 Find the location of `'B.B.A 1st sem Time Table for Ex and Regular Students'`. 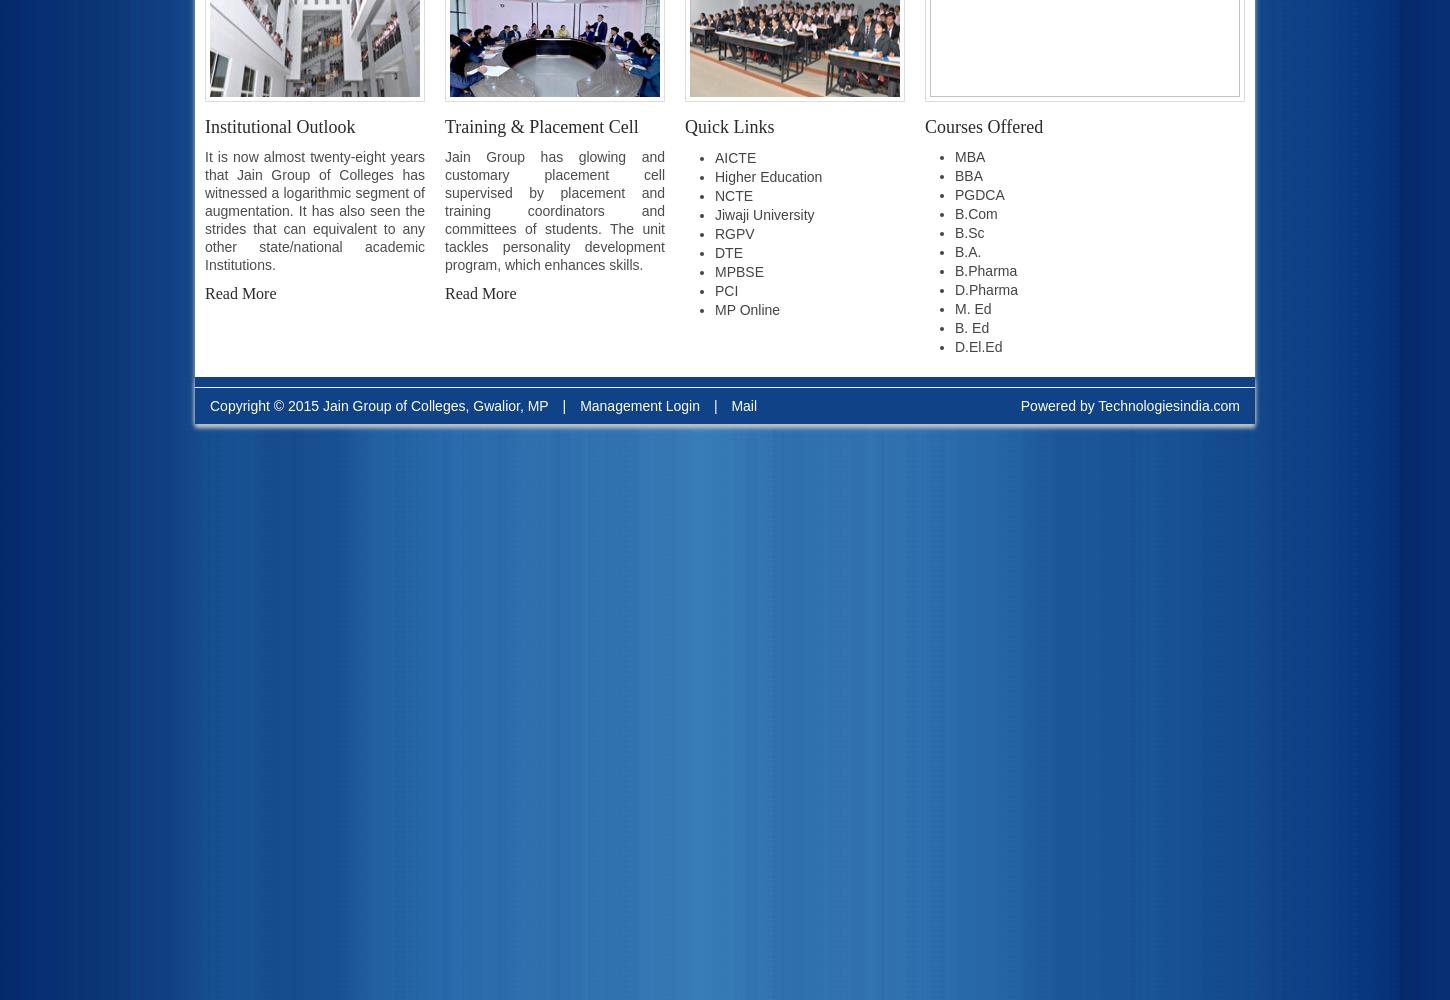

'B.B.A 1st sem Time Table for Ex and Regular Students' is located at coordinates (1049, 25).